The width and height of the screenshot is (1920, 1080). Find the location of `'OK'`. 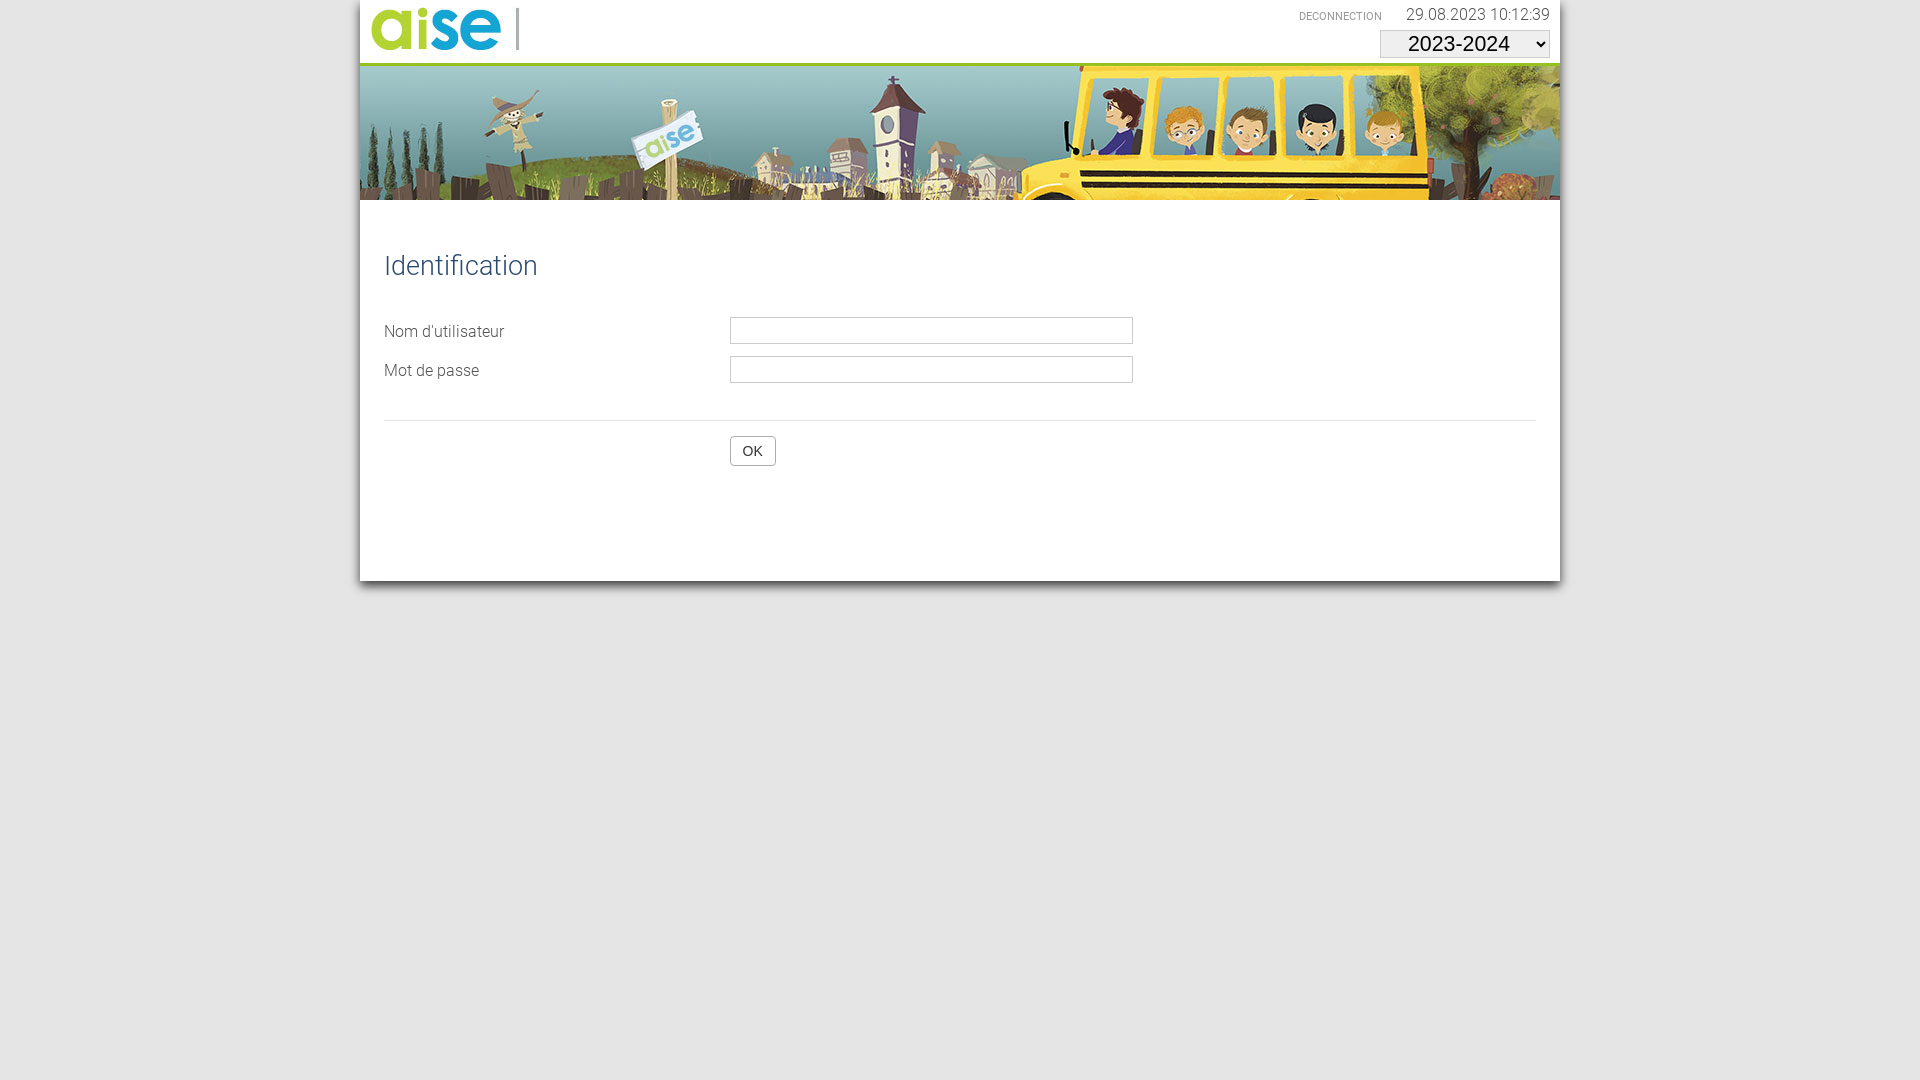

'OK' is located at coordinates (752, 451).